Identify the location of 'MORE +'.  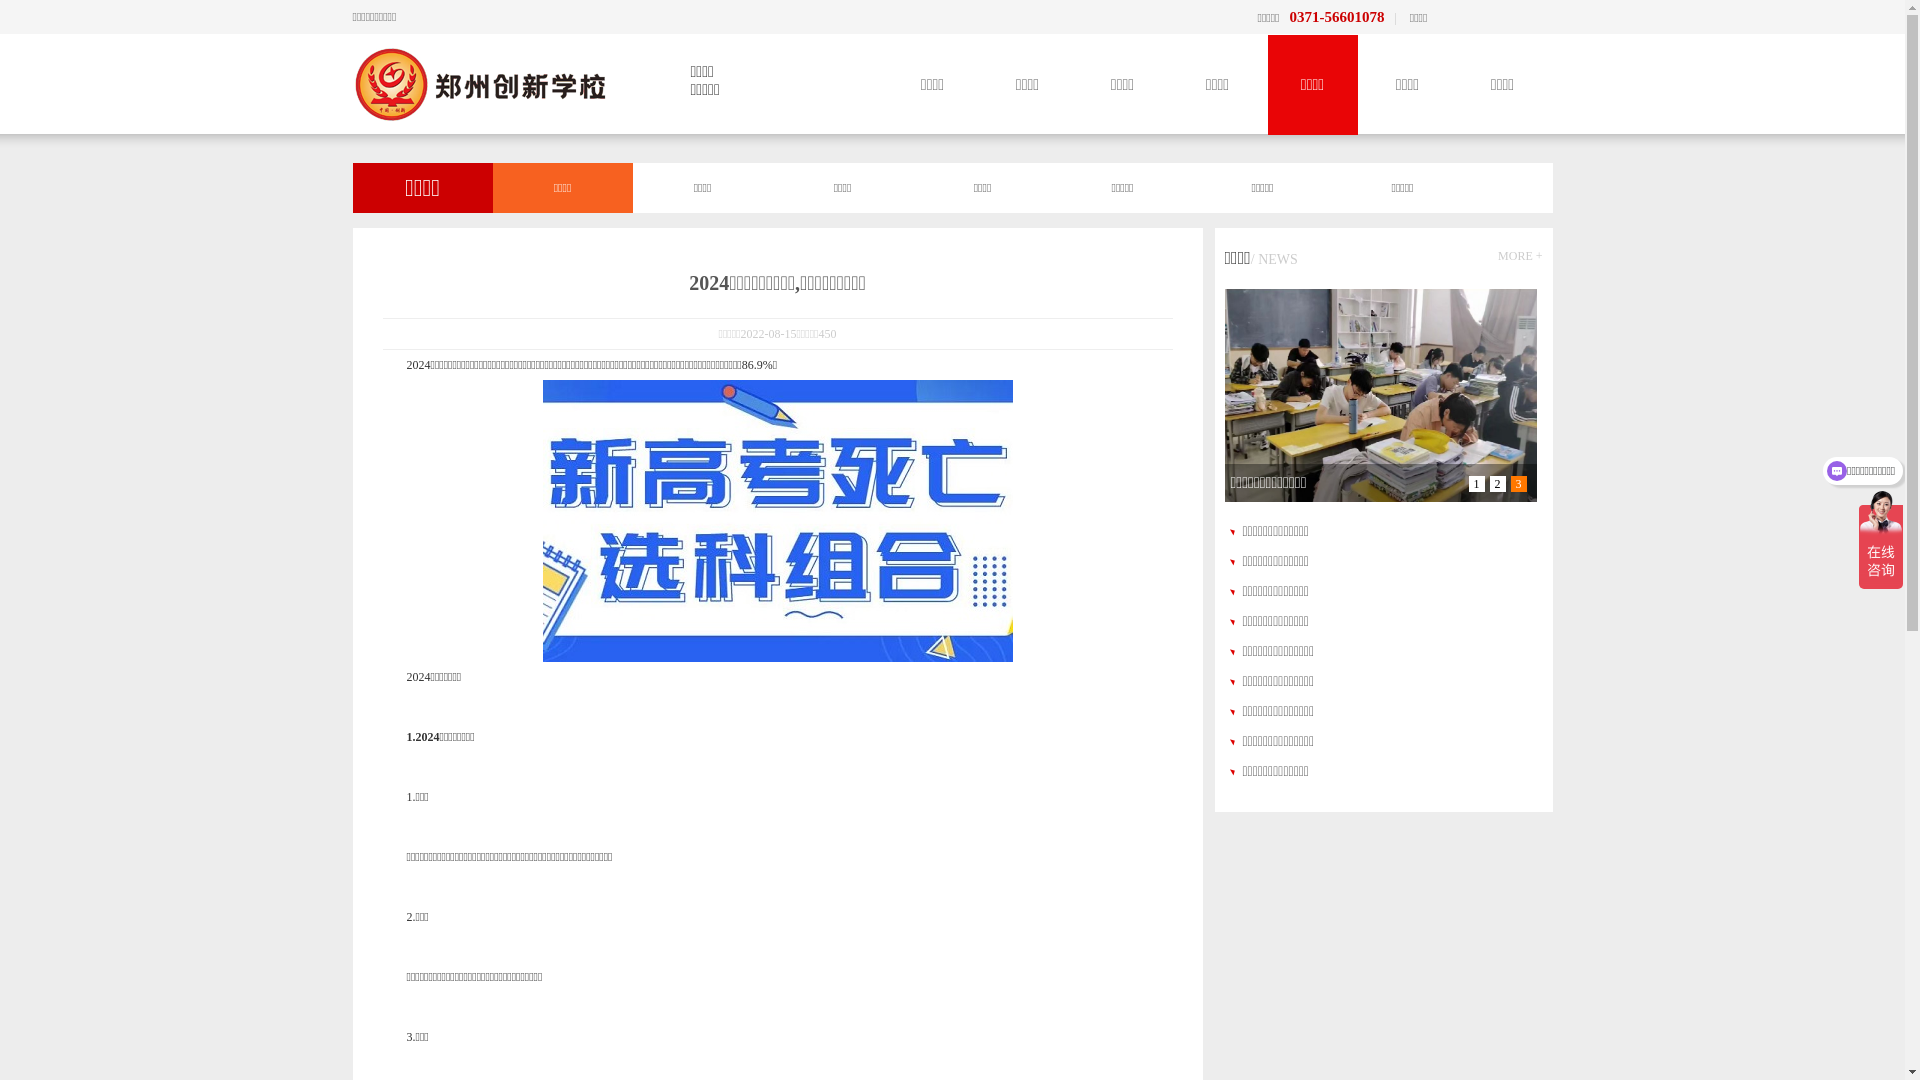
(1520, 254).